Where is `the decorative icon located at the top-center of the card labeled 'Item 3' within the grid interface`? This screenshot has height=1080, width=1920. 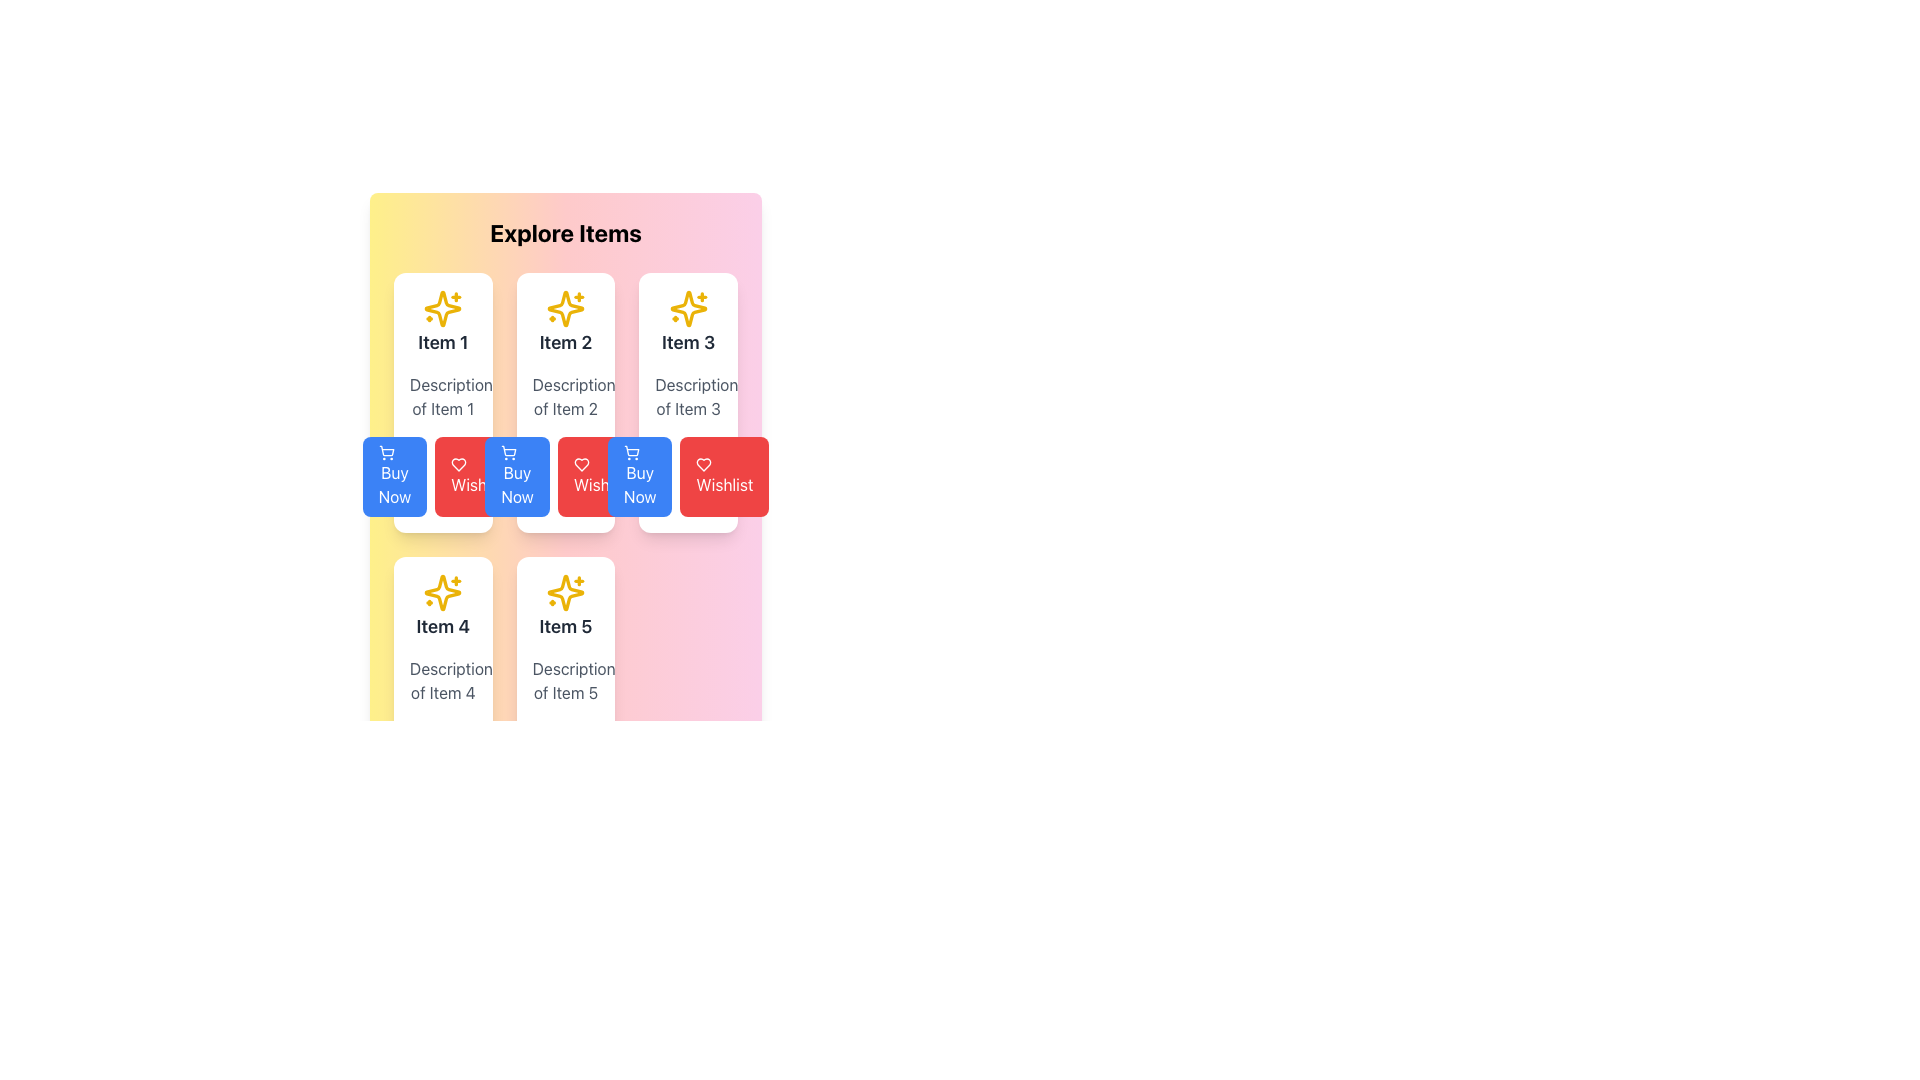
the decorative icon located at the top-center of the card labeled 'Item 3' within the grid interface is located at coordinates (688, 308).